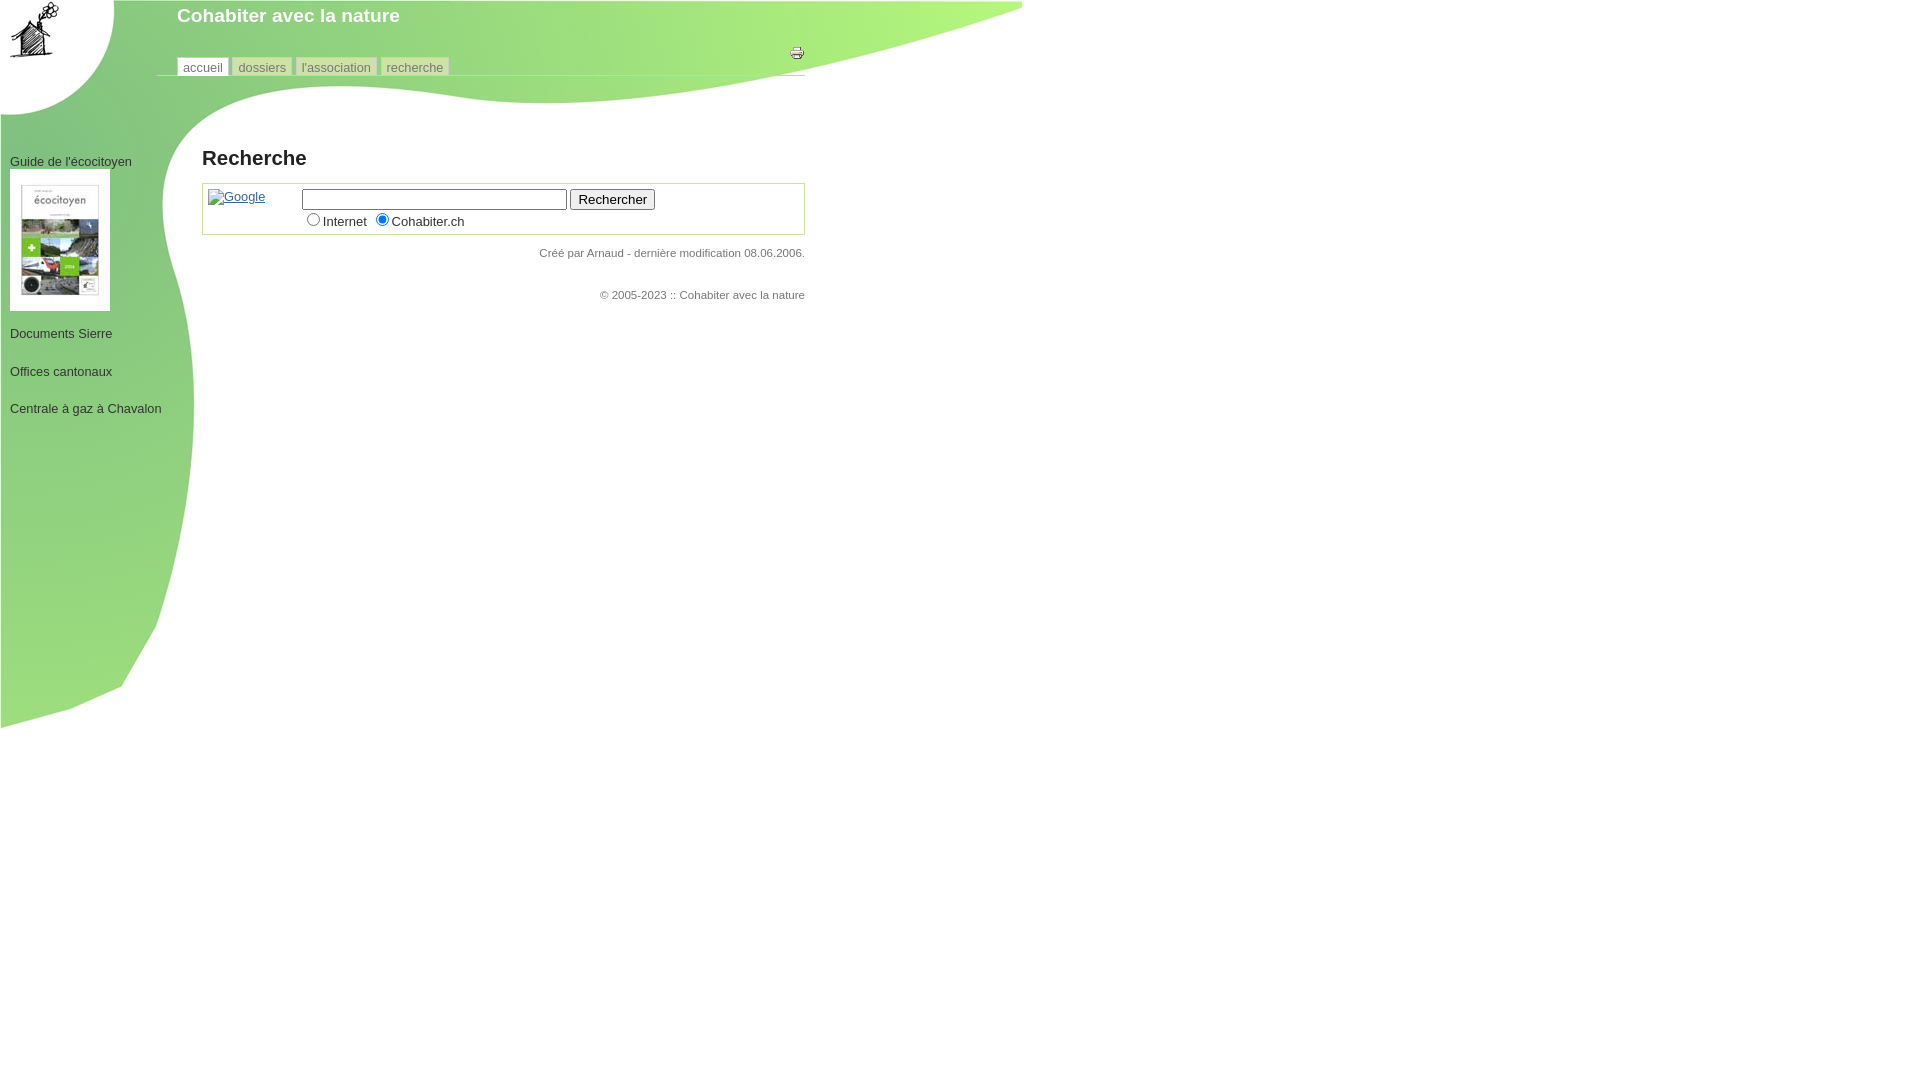  I want to click on 'Imprimer cette page', so click(795, 52).